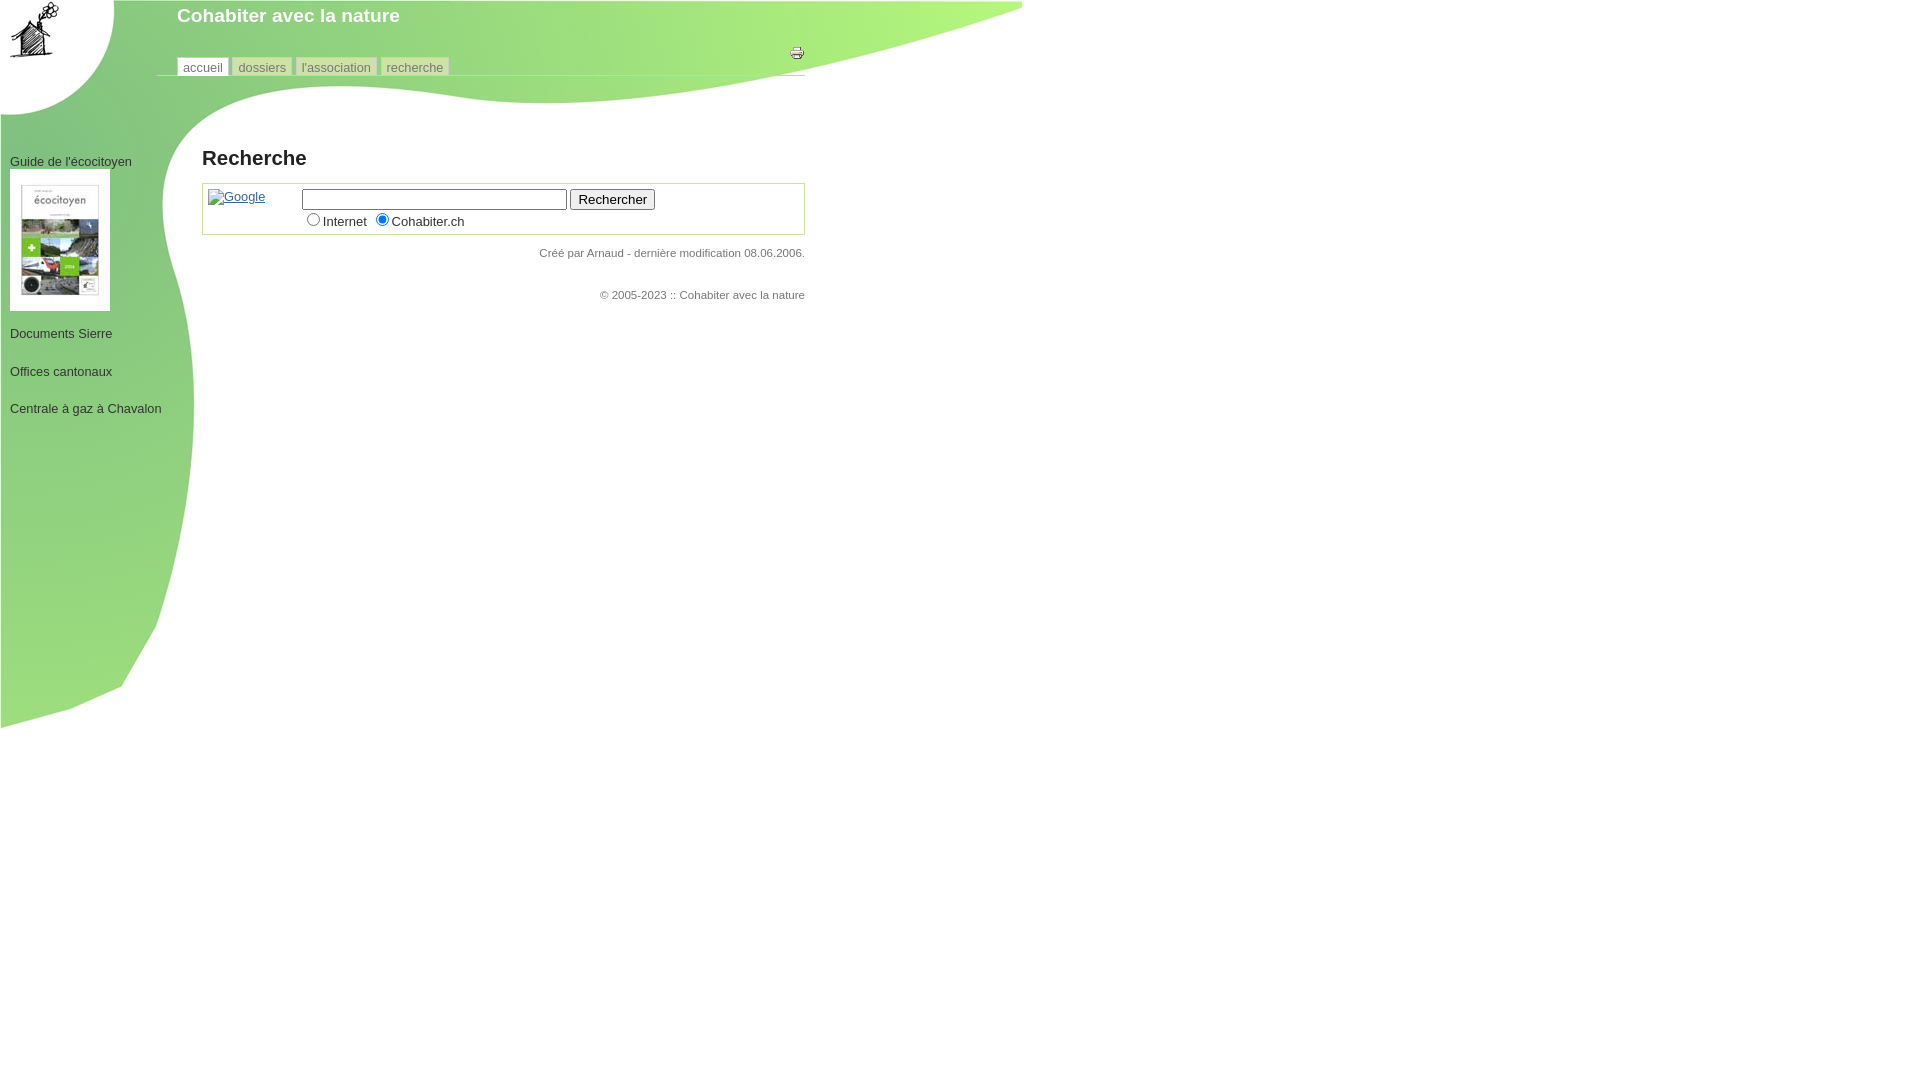  I want to click on 'Imprimer cette page', so click(795, 52).